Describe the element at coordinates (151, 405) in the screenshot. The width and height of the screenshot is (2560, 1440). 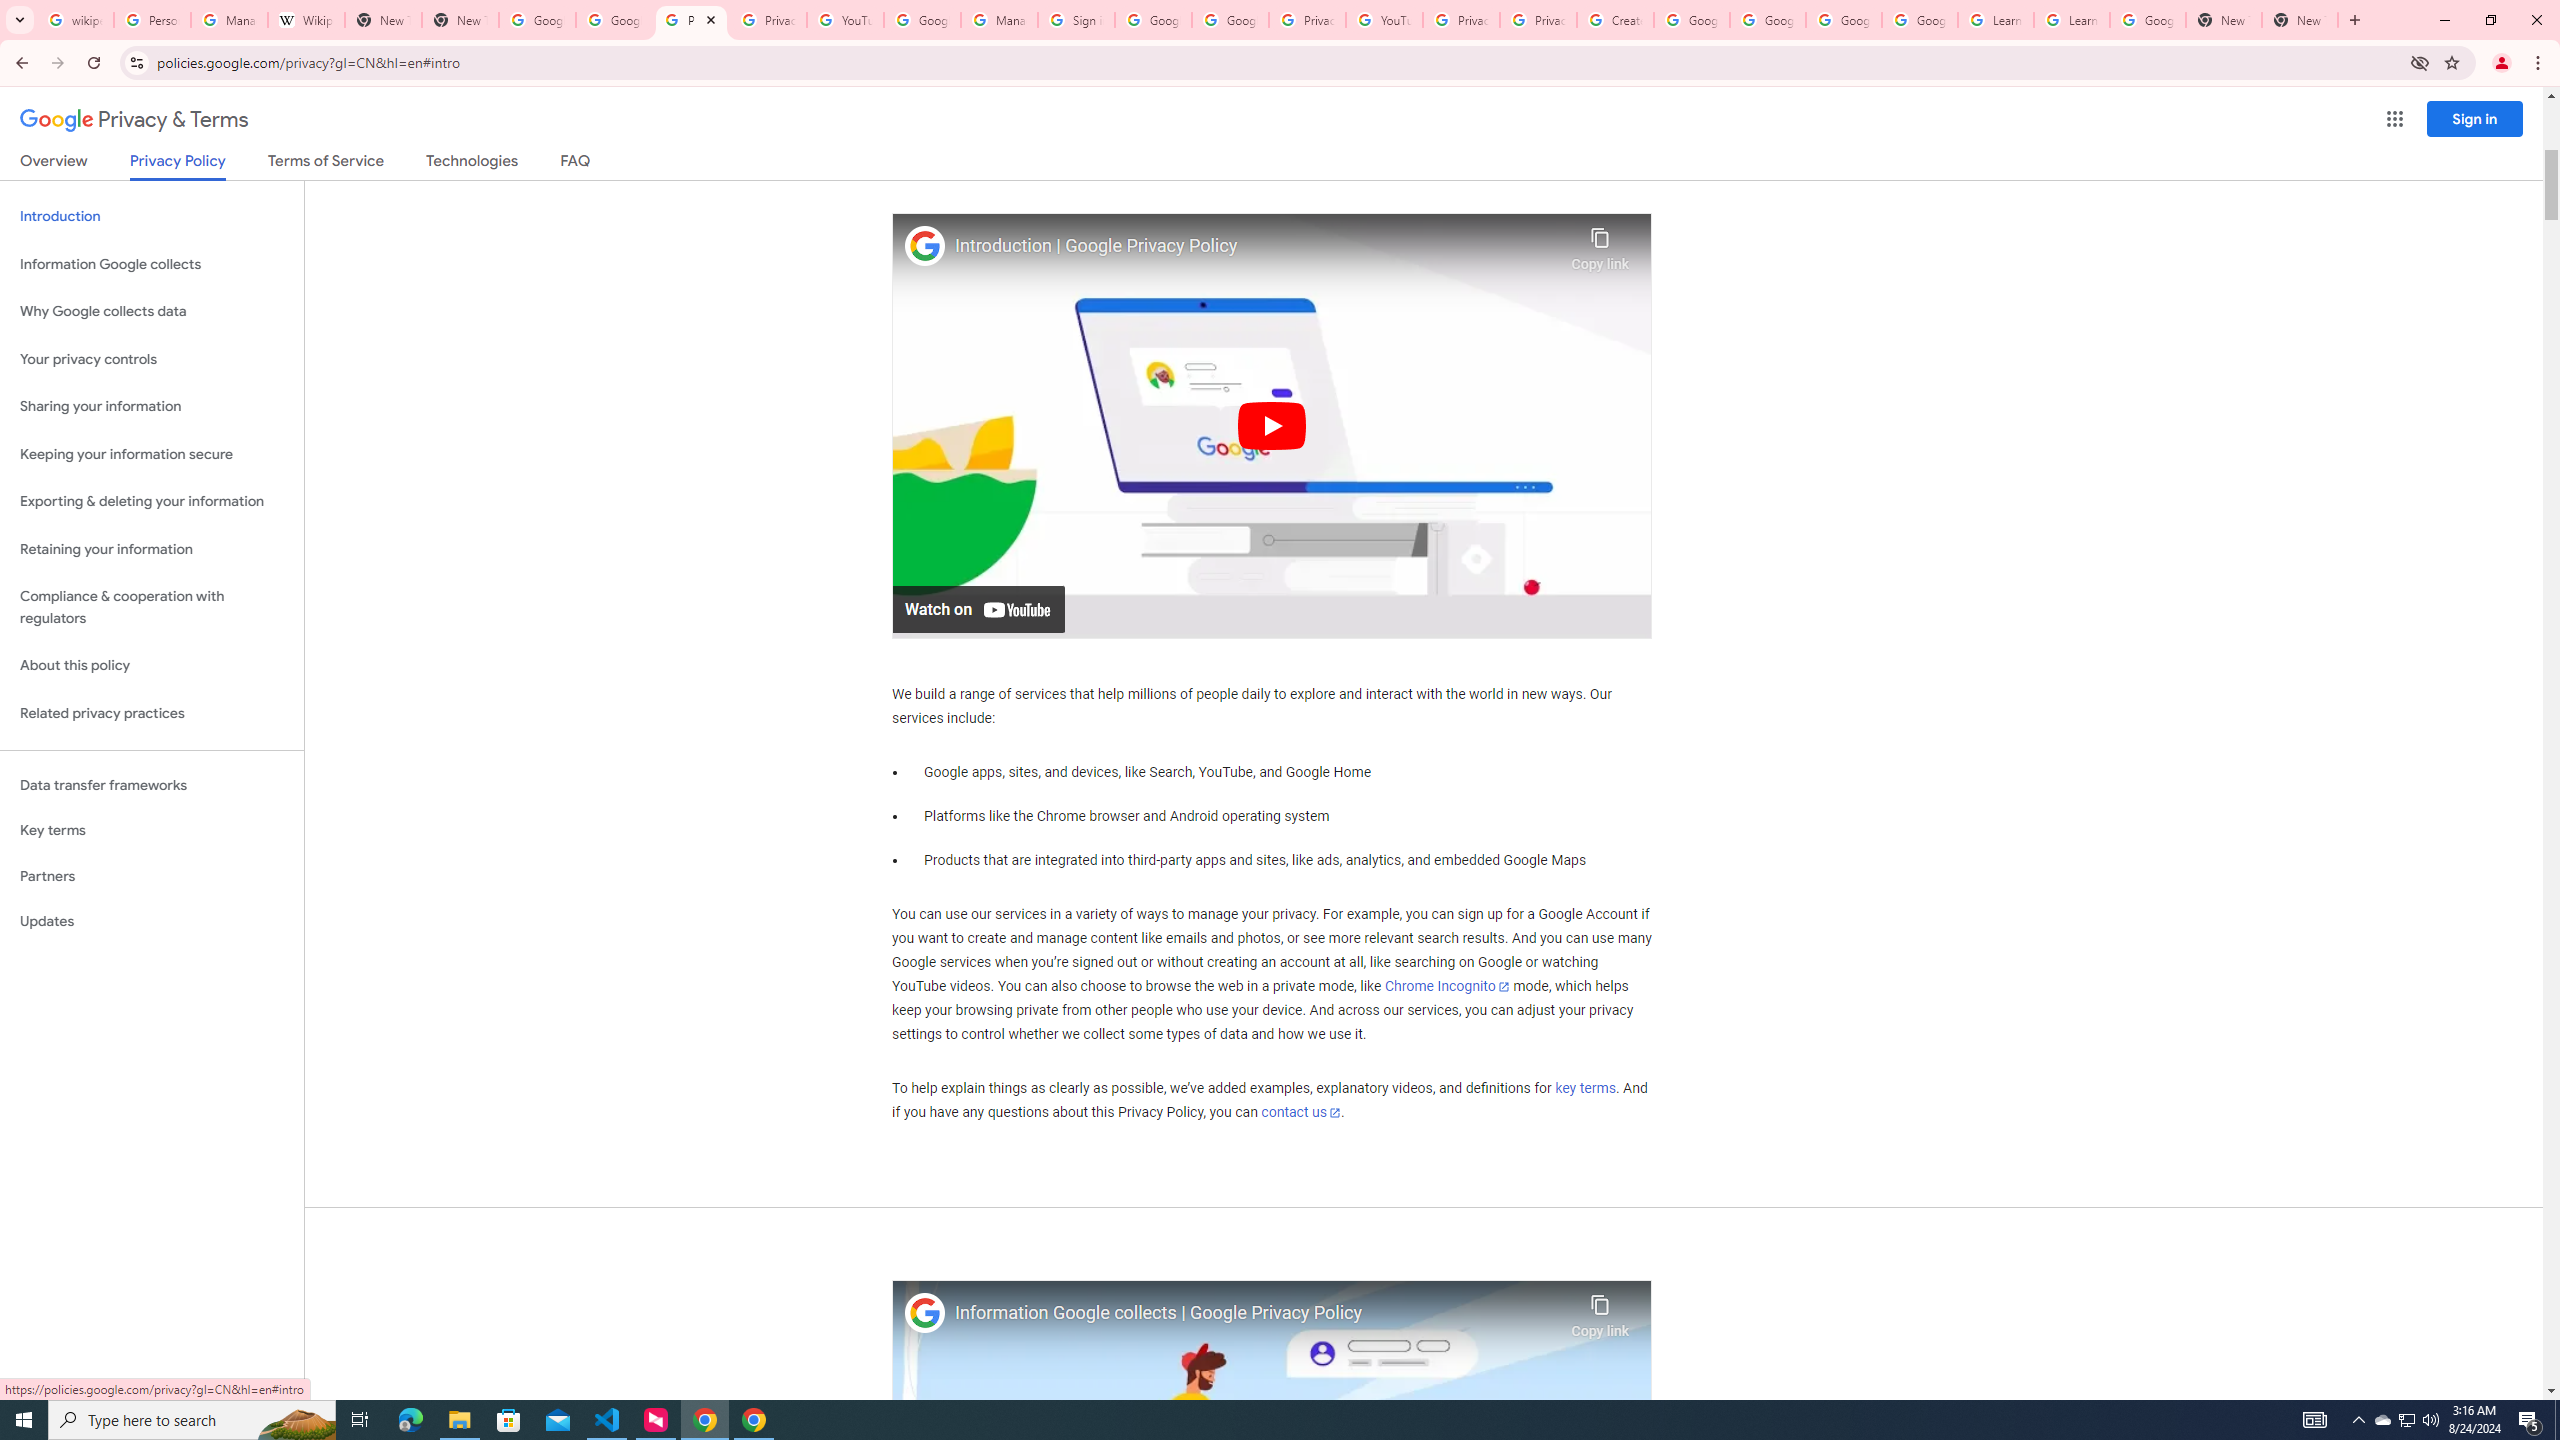
I see `'Sharing your information'` at that location.